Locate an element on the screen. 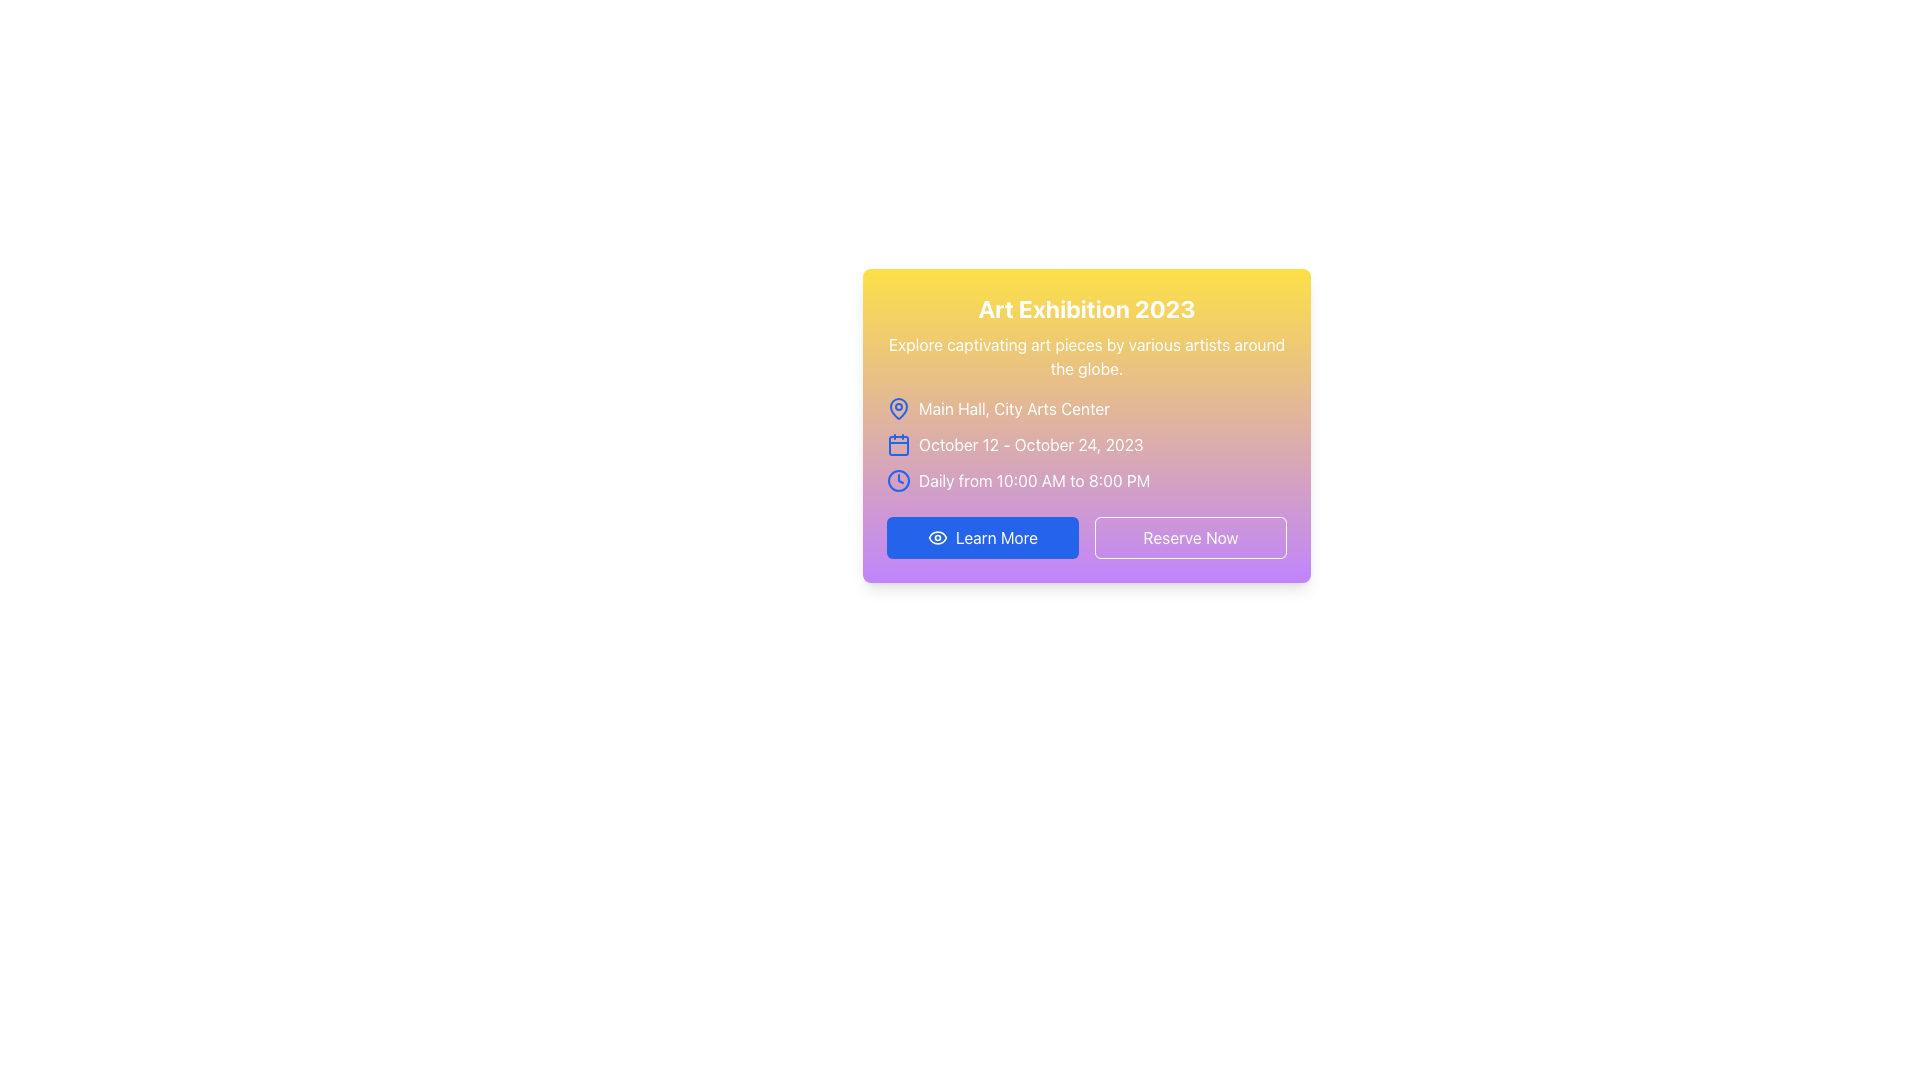 The width and height of the screenshot is (1920, 1080). the 'Reserve Now' button which has a purple background and white text, located in the bottom-right section of a card, directly to the right of the 'Learn More' button is located at coordinates (1190, 536).